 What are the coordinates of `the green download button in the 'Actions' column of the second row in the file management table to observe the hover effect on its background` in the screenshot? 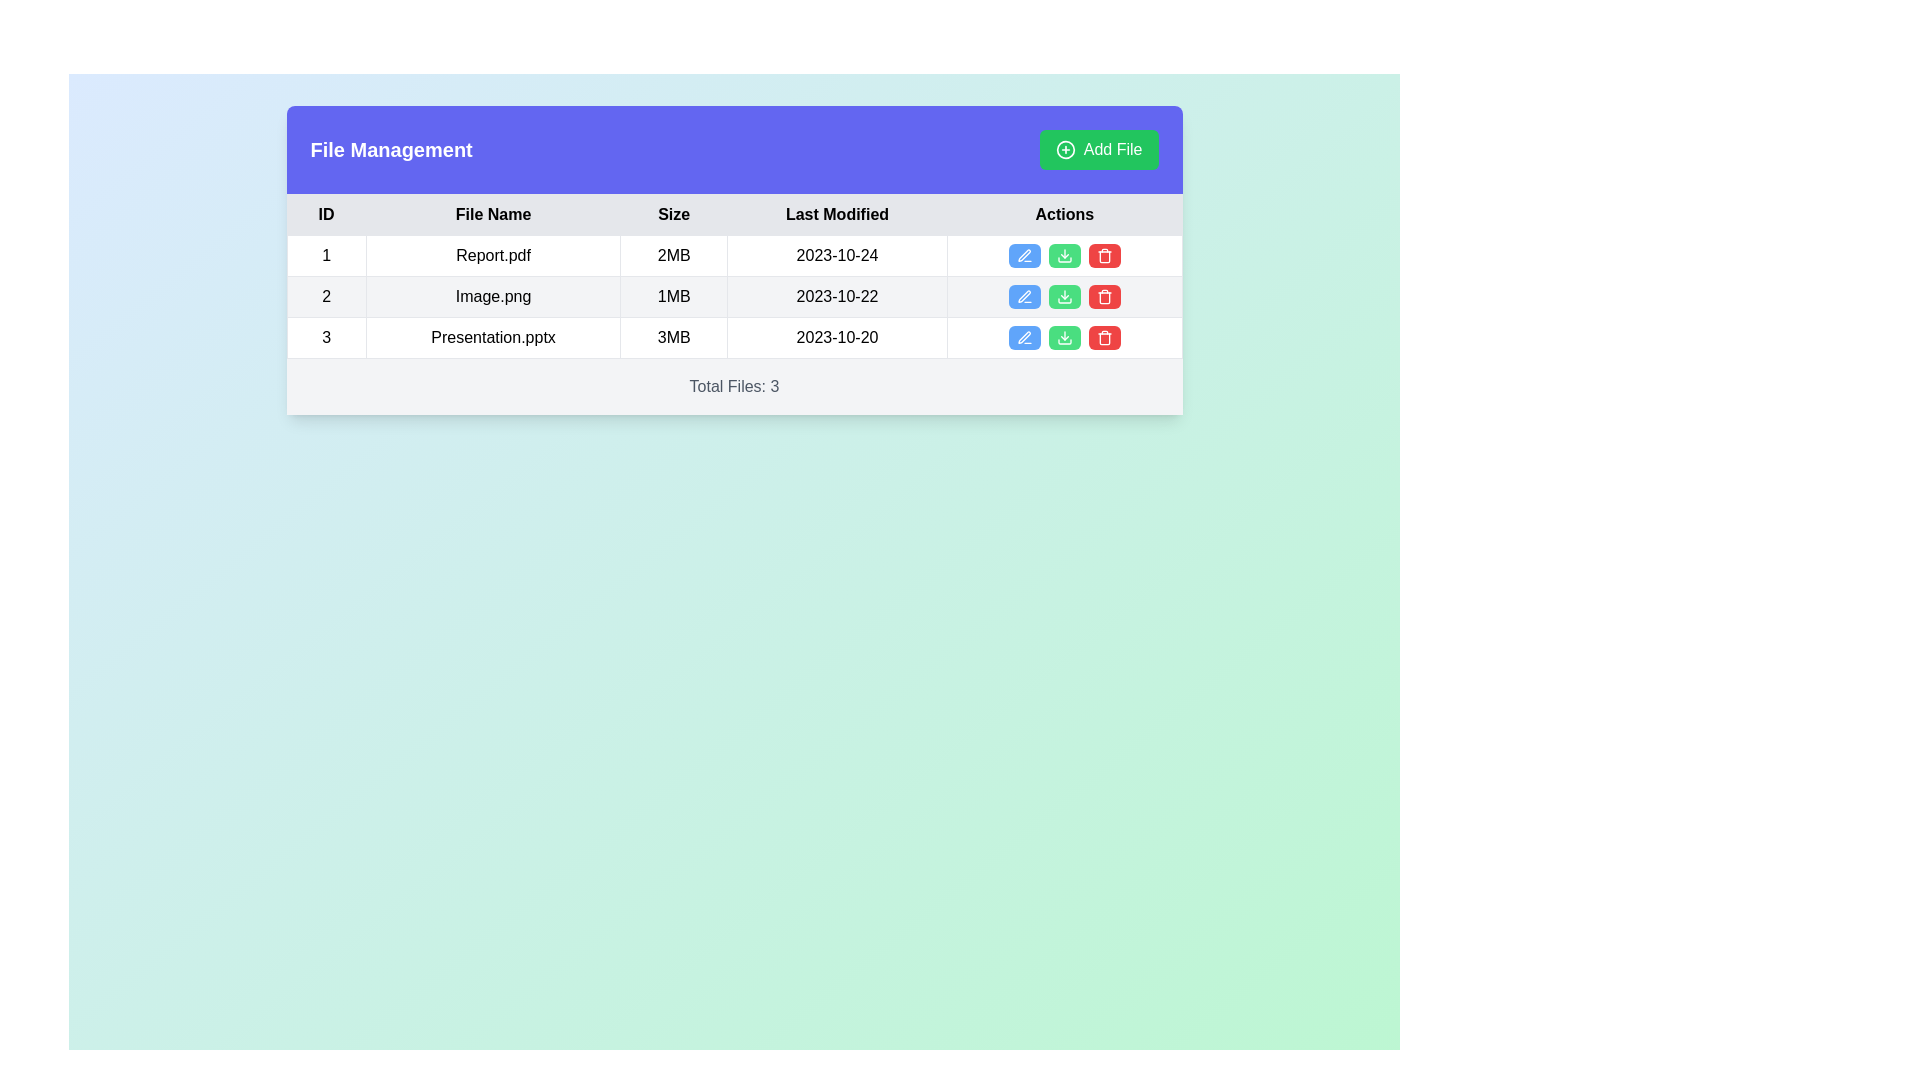 It's located at (1063, 297).